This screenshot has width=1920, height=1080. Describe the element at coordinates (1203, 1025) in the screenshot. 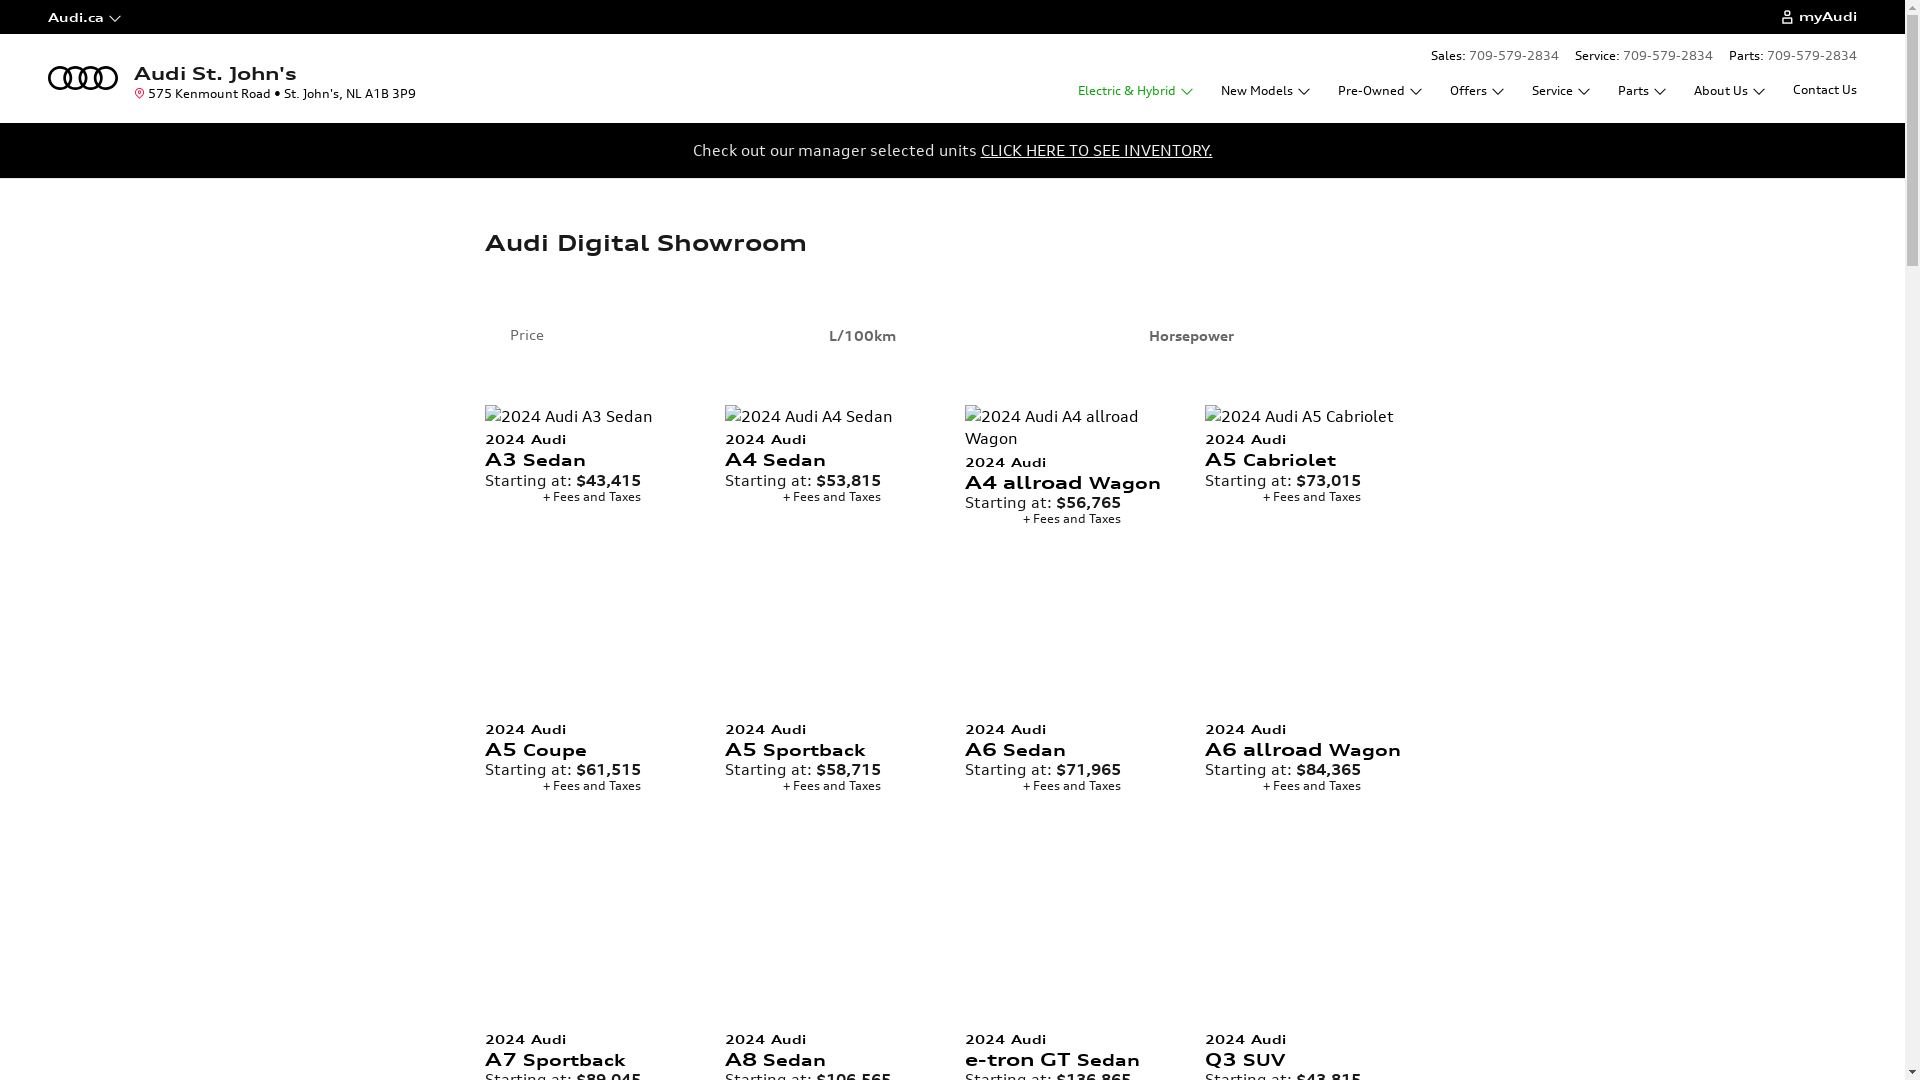

I see `'2024 Audi Q3 SUV '` at that location.